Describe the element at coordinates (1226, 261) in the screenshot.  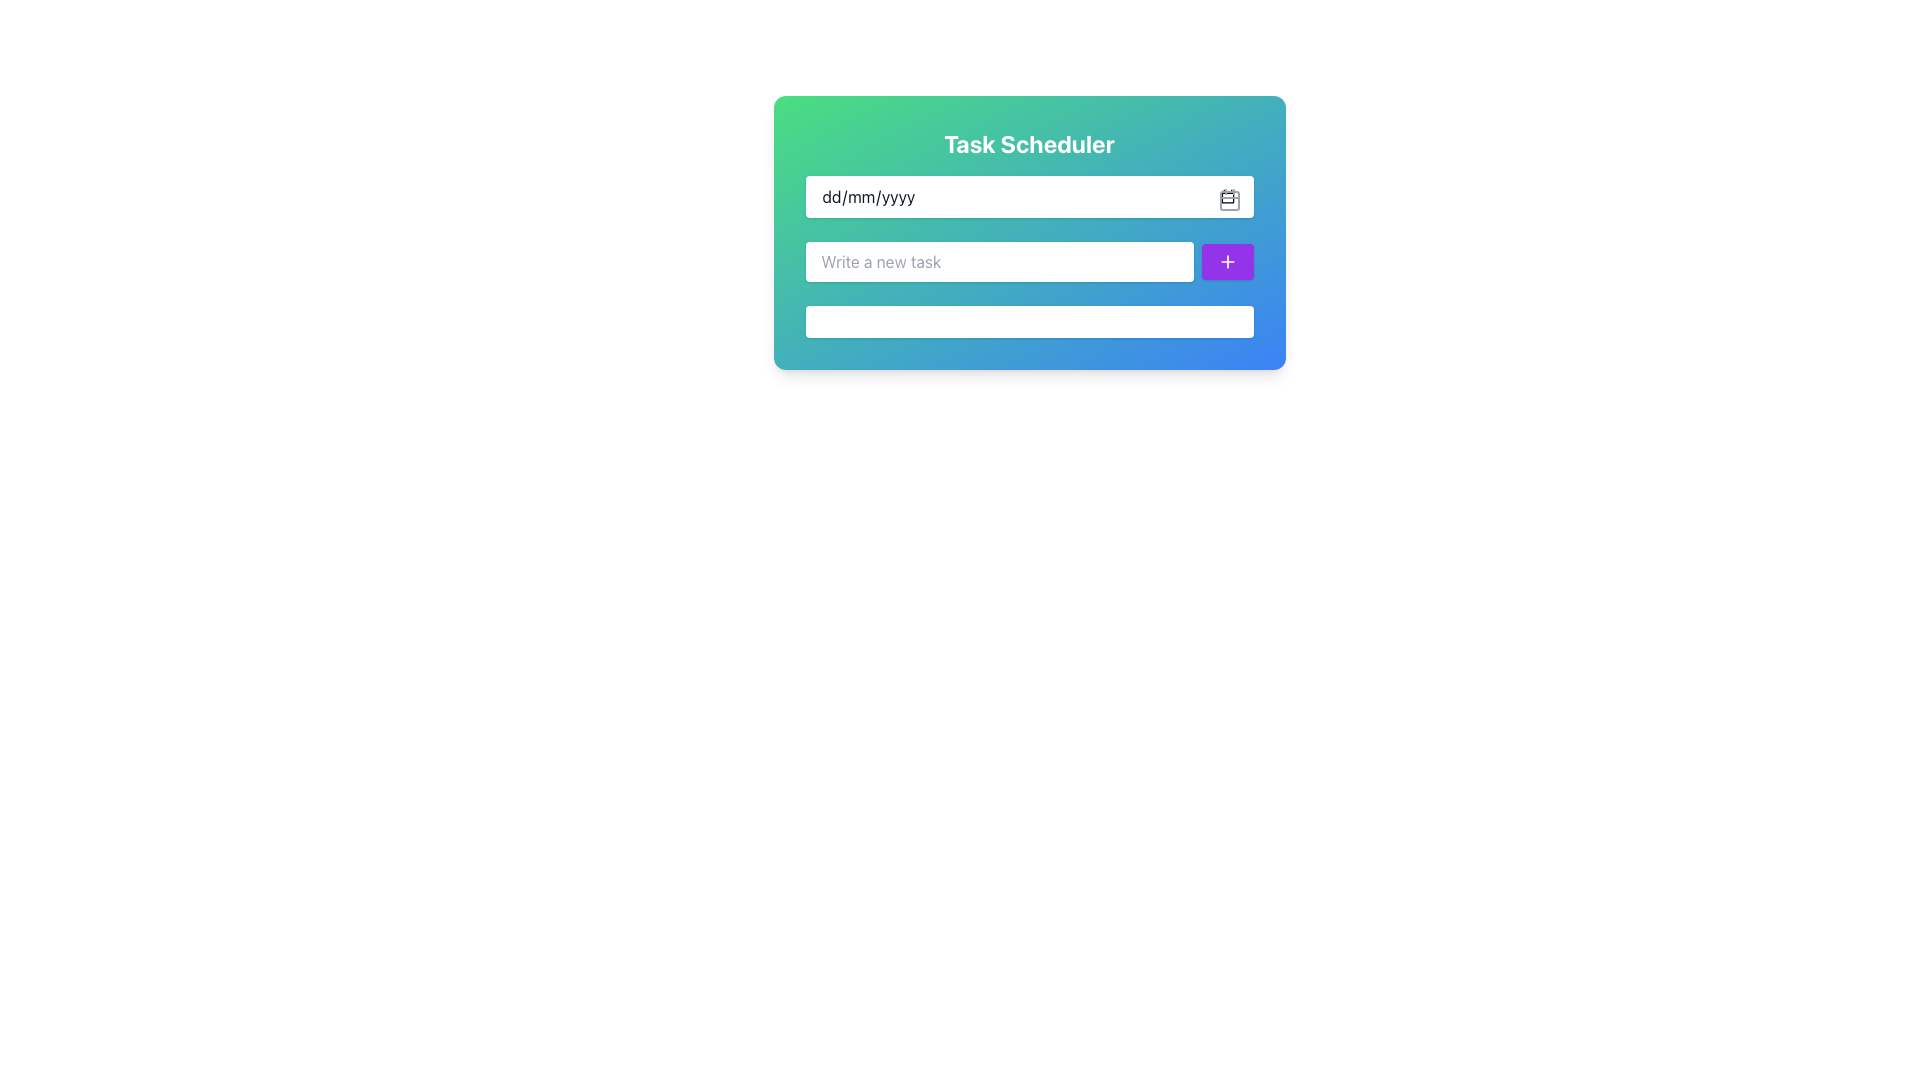
I see `the interactive button with an icon located in the bottom-right corner of the second input field group to prepare for keyboard interaction` at that location.